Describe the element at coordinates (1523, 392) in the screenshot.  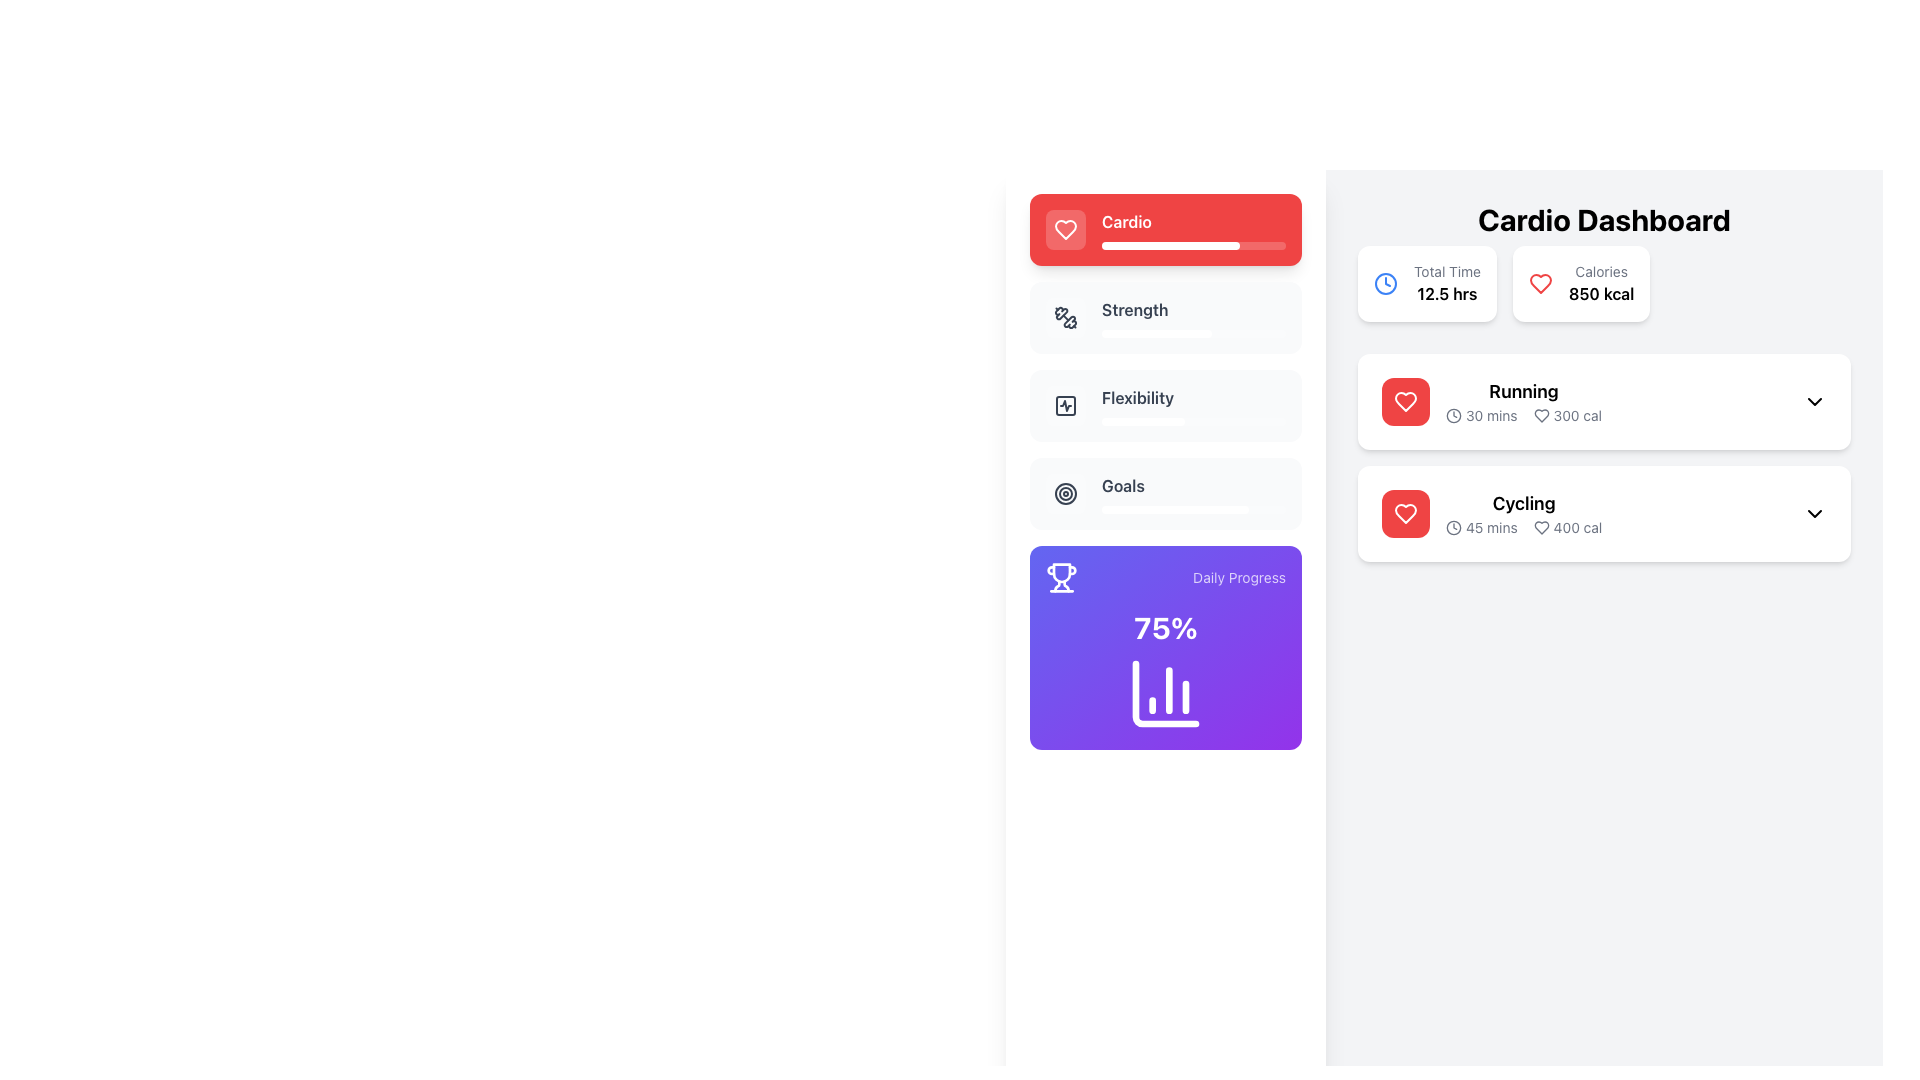
I see `the 'Running' text label displayed in bold, large font at the top of the right-side section of the Cardio Dashboard interface` at that location.